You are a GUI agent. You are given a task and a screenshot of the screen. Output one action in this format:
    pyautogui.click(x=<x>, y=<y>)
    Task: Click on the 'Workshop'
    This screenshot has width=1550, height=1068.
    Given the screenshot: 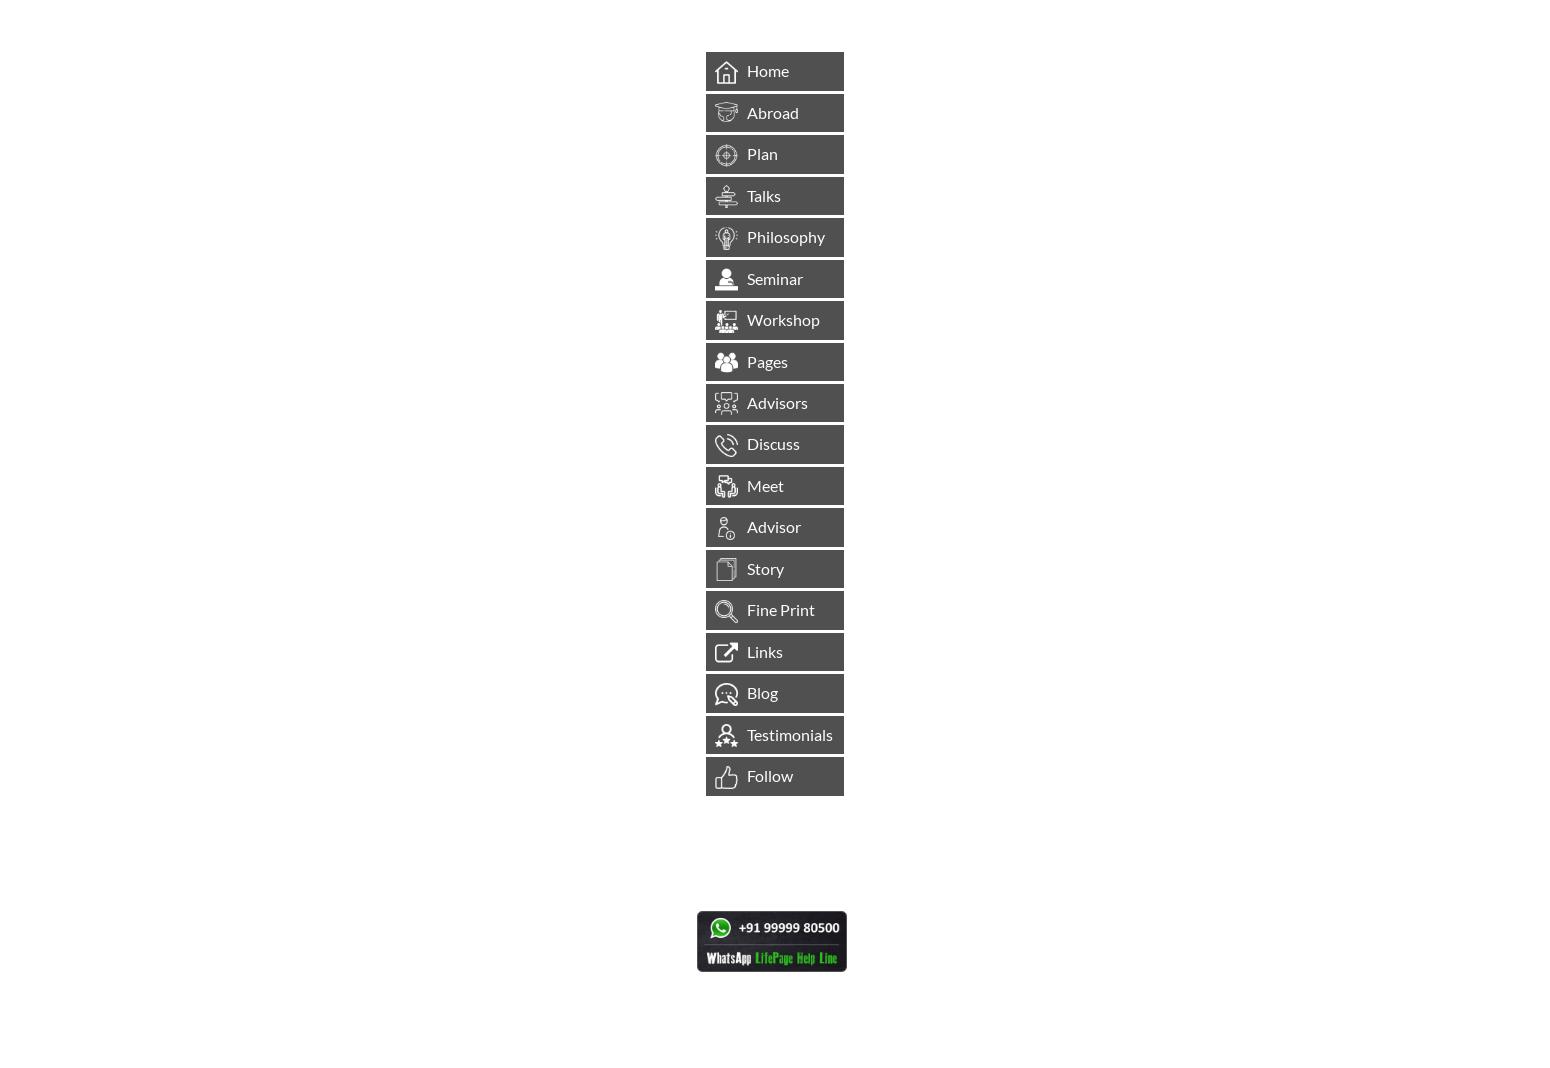 What is the action you would take?
    pyautogui.click(x=782, y=318)
    